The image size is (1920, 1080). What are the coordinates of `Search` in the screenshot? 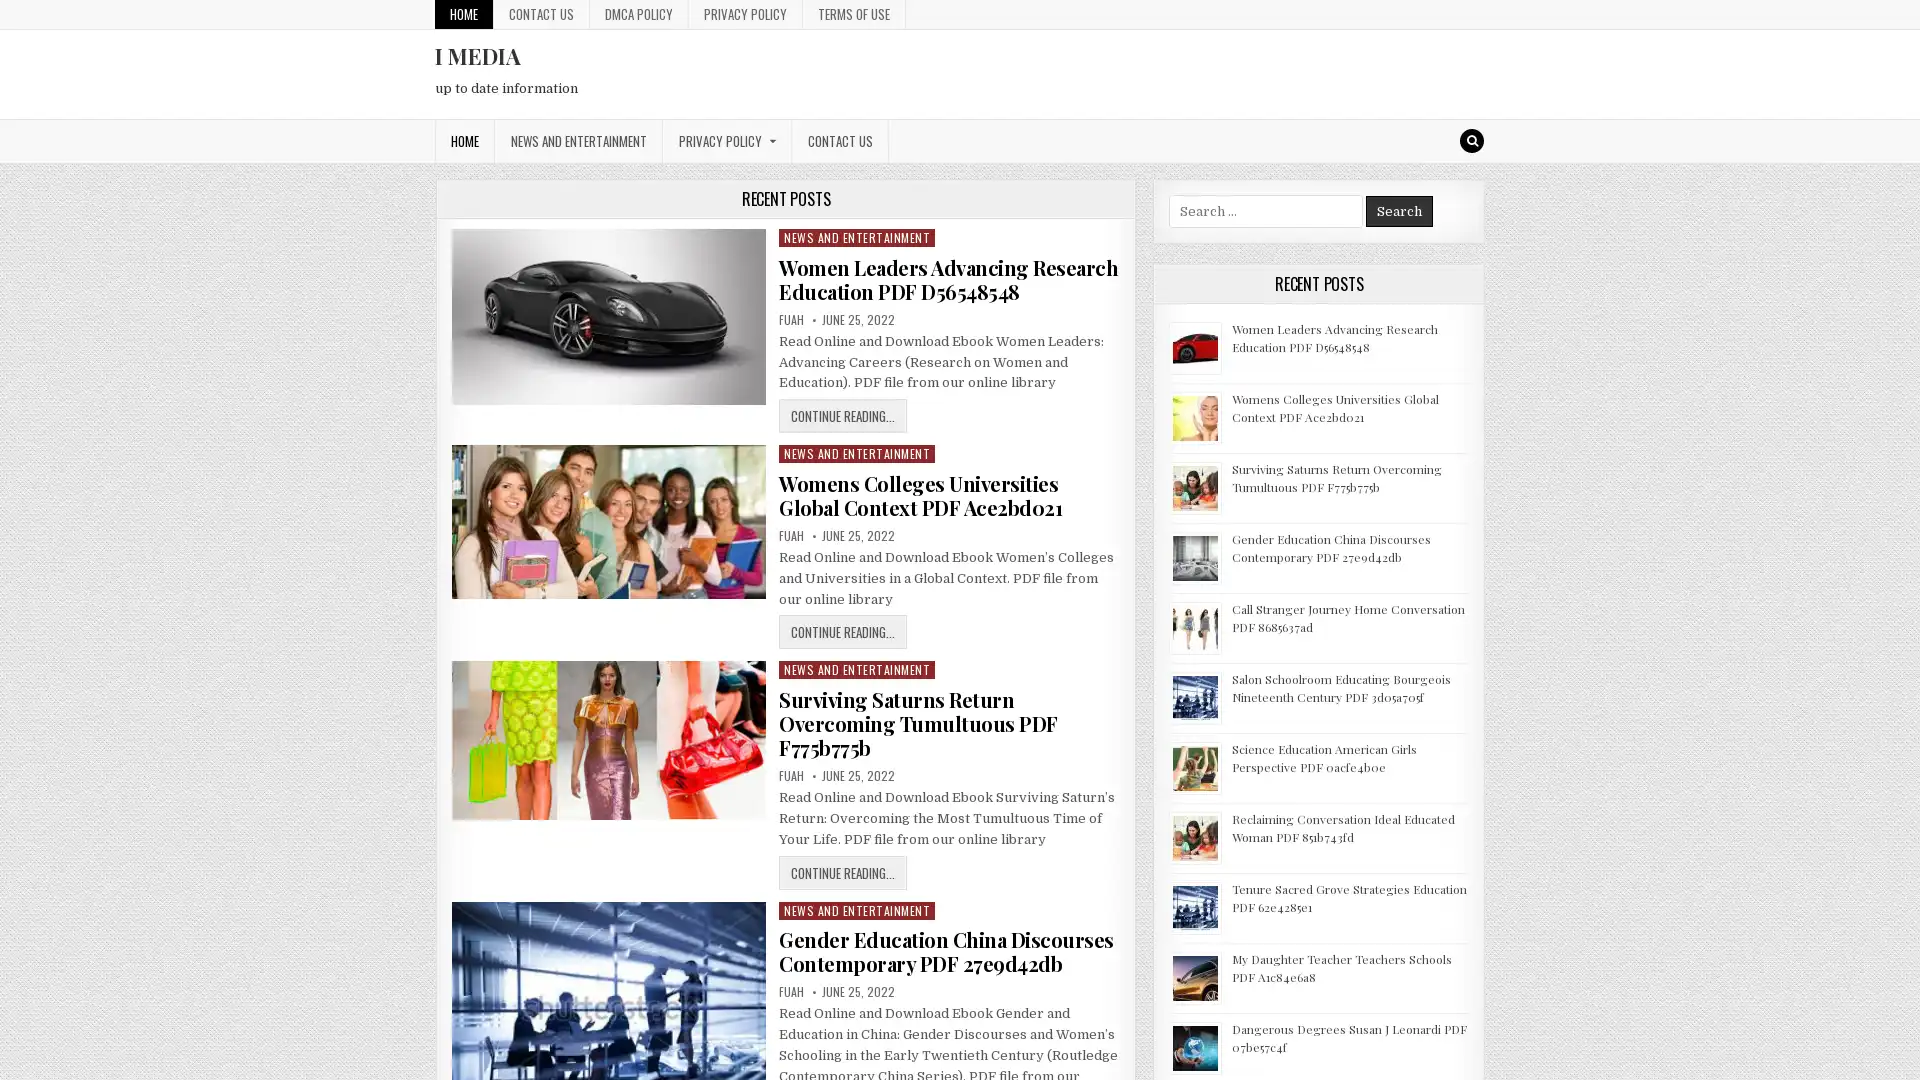 It's located at (1398, 211).